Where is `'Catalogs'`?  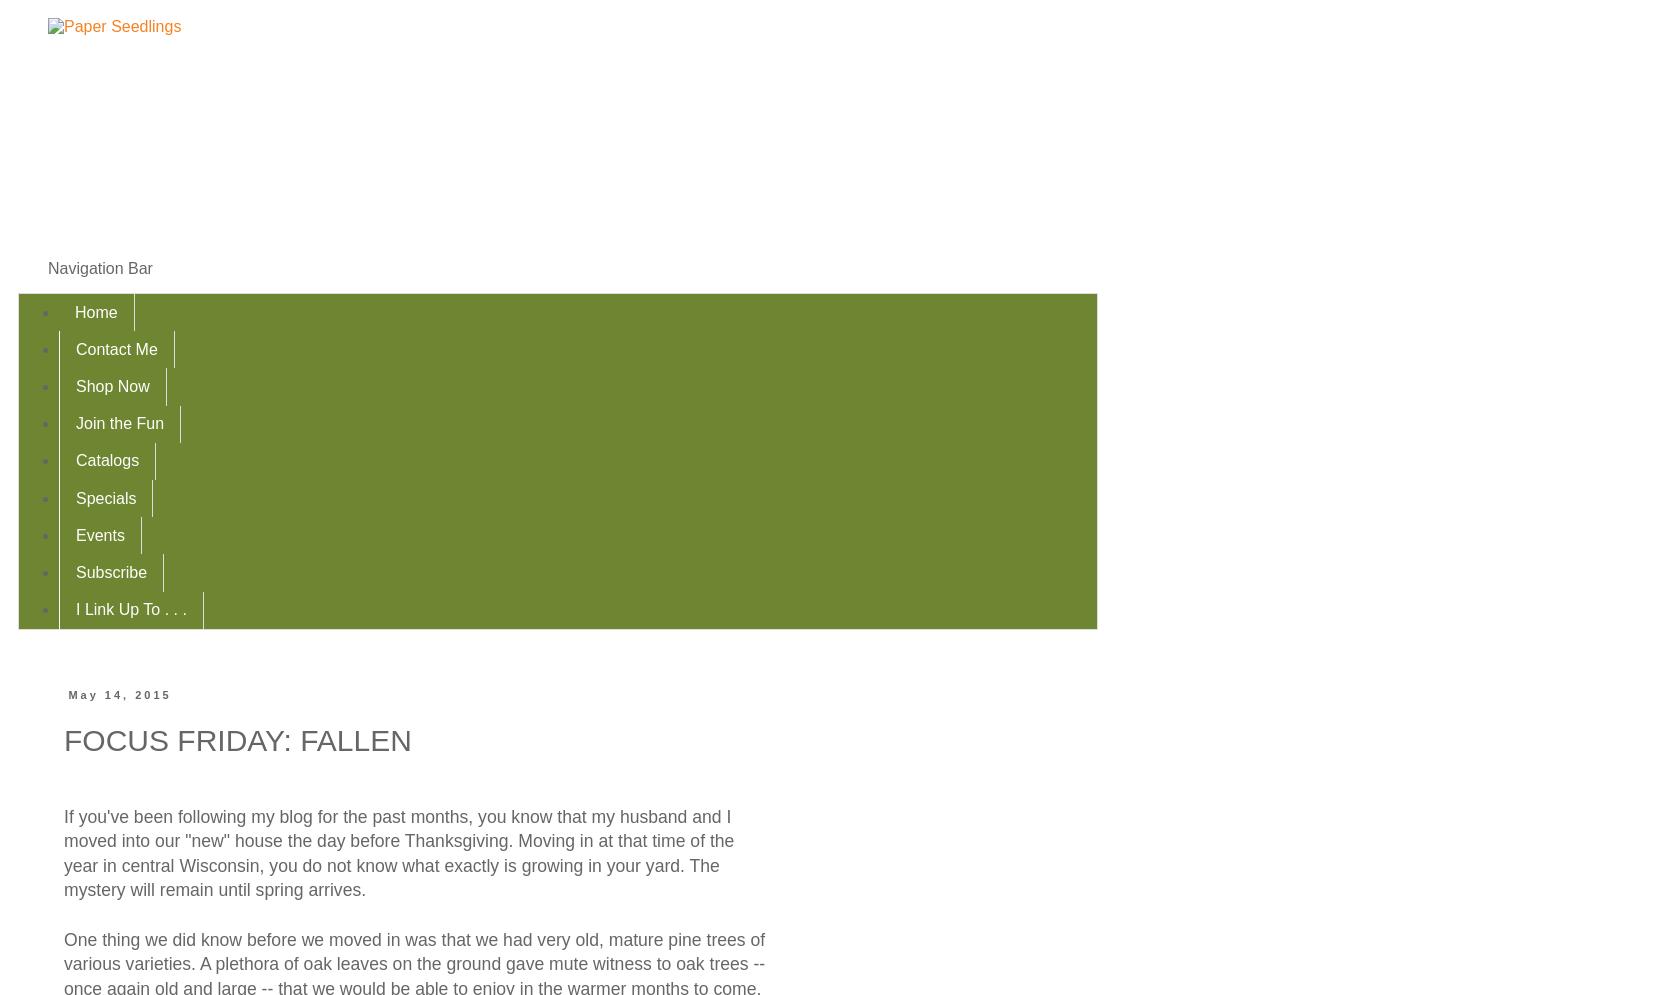 'Catalogs' is located at coordinates (106, 460).